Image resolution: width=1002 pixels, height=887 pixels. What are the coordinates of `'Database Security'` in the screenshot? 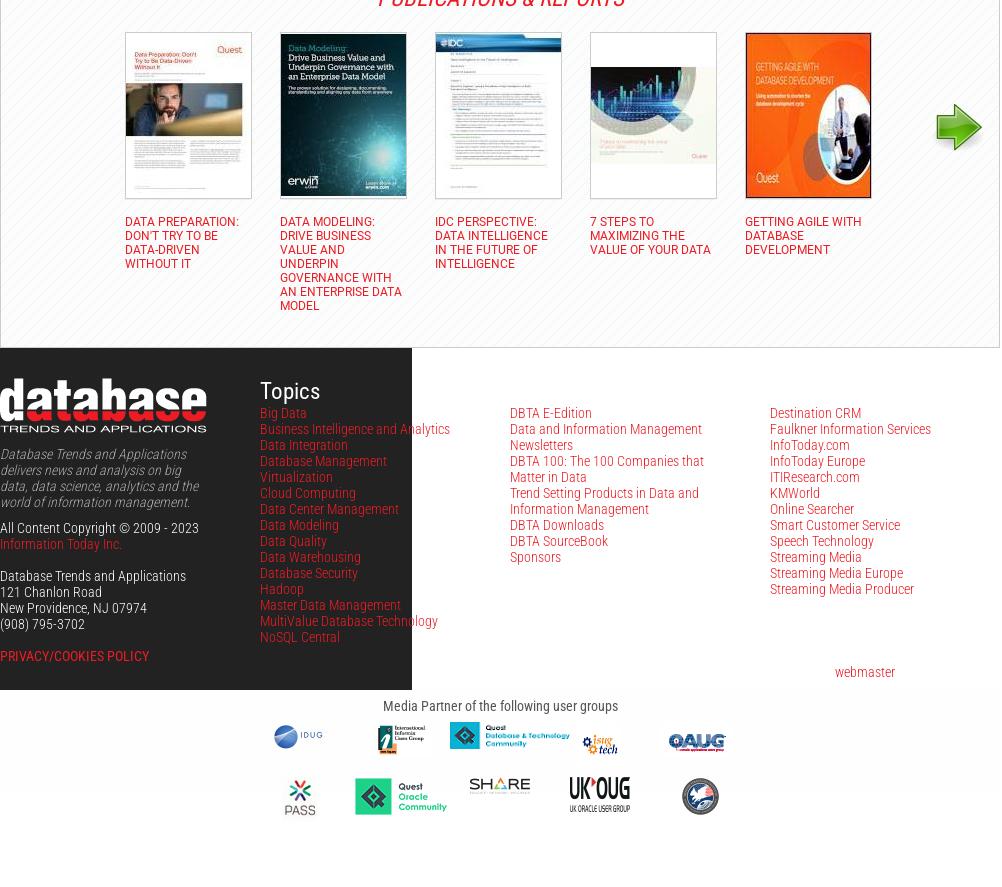 It's located at (259, 572).